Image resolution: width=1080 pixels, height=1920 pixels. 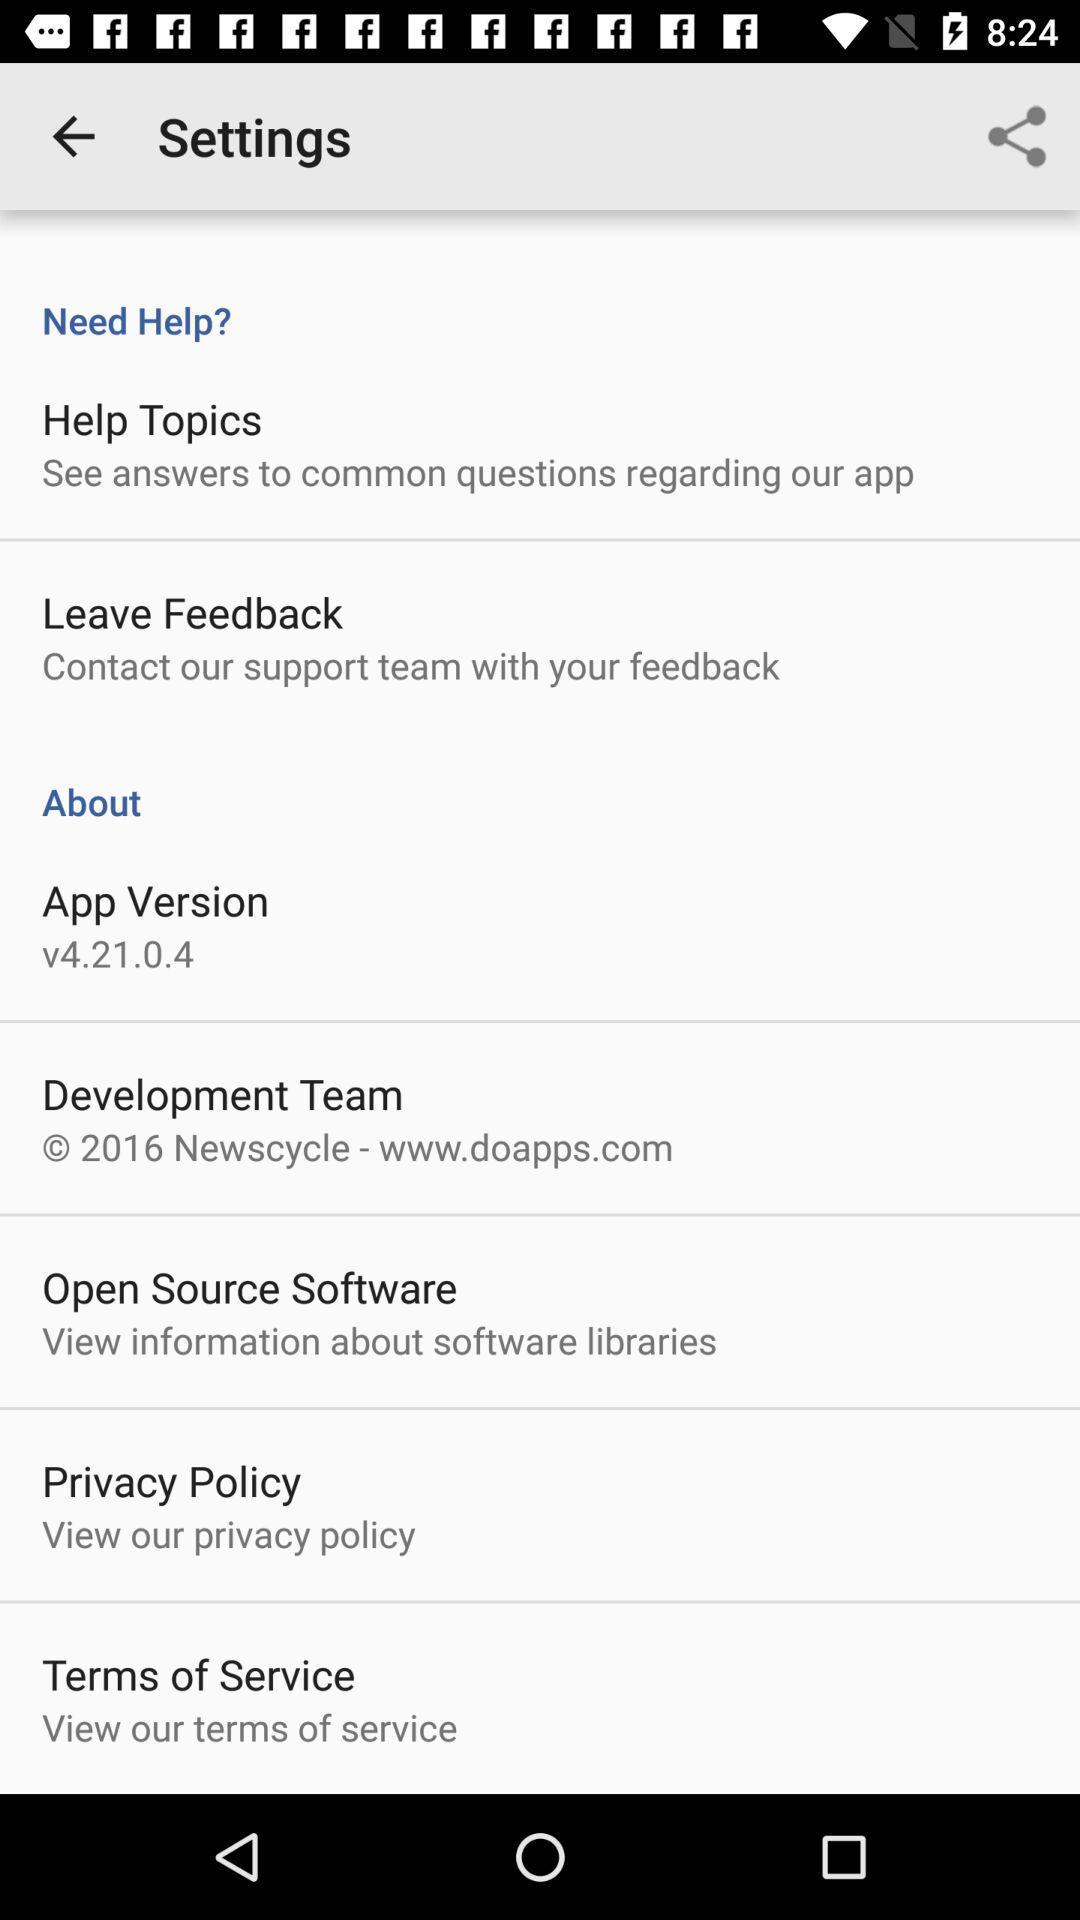 I want to click on app to the right of the settings, so click(x=1017, y=135).